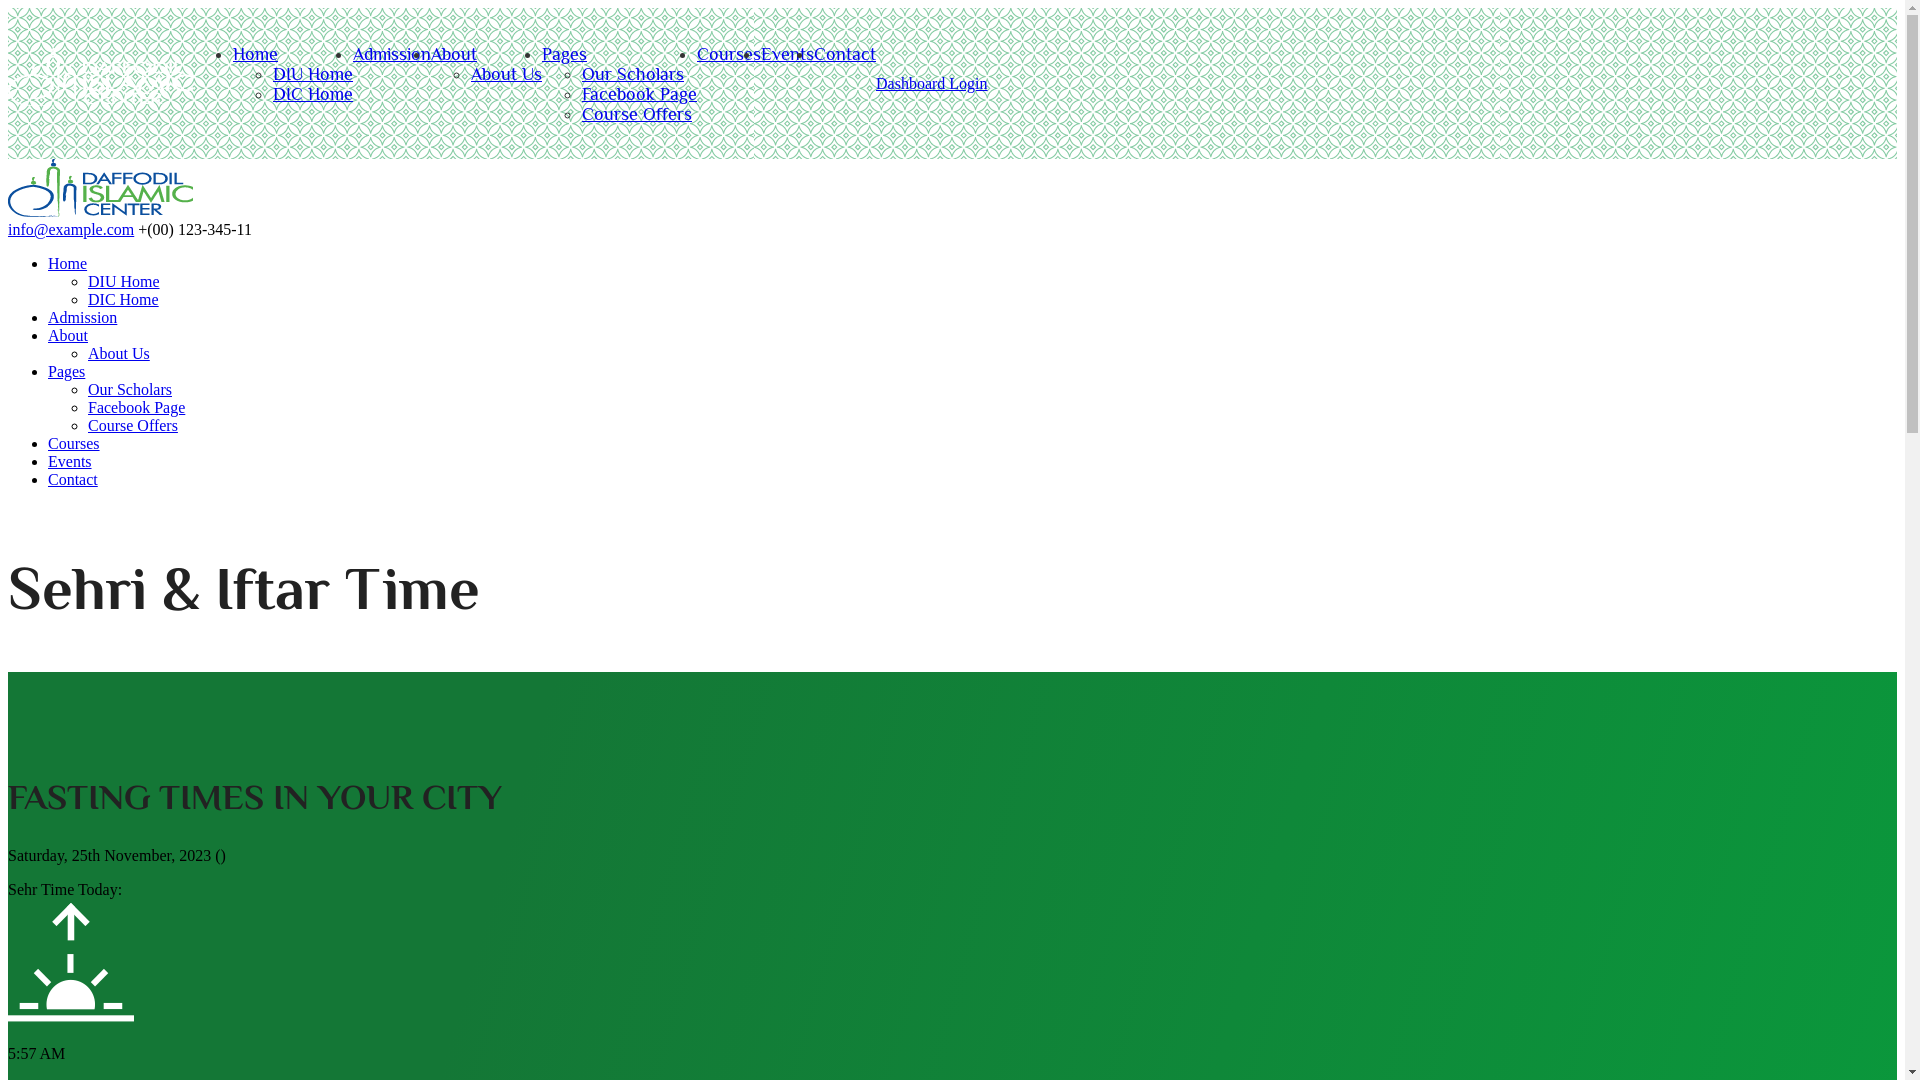 The width and height of the screenshot is (1920, 1080). I want to click on 'Home', so click(233, 53).